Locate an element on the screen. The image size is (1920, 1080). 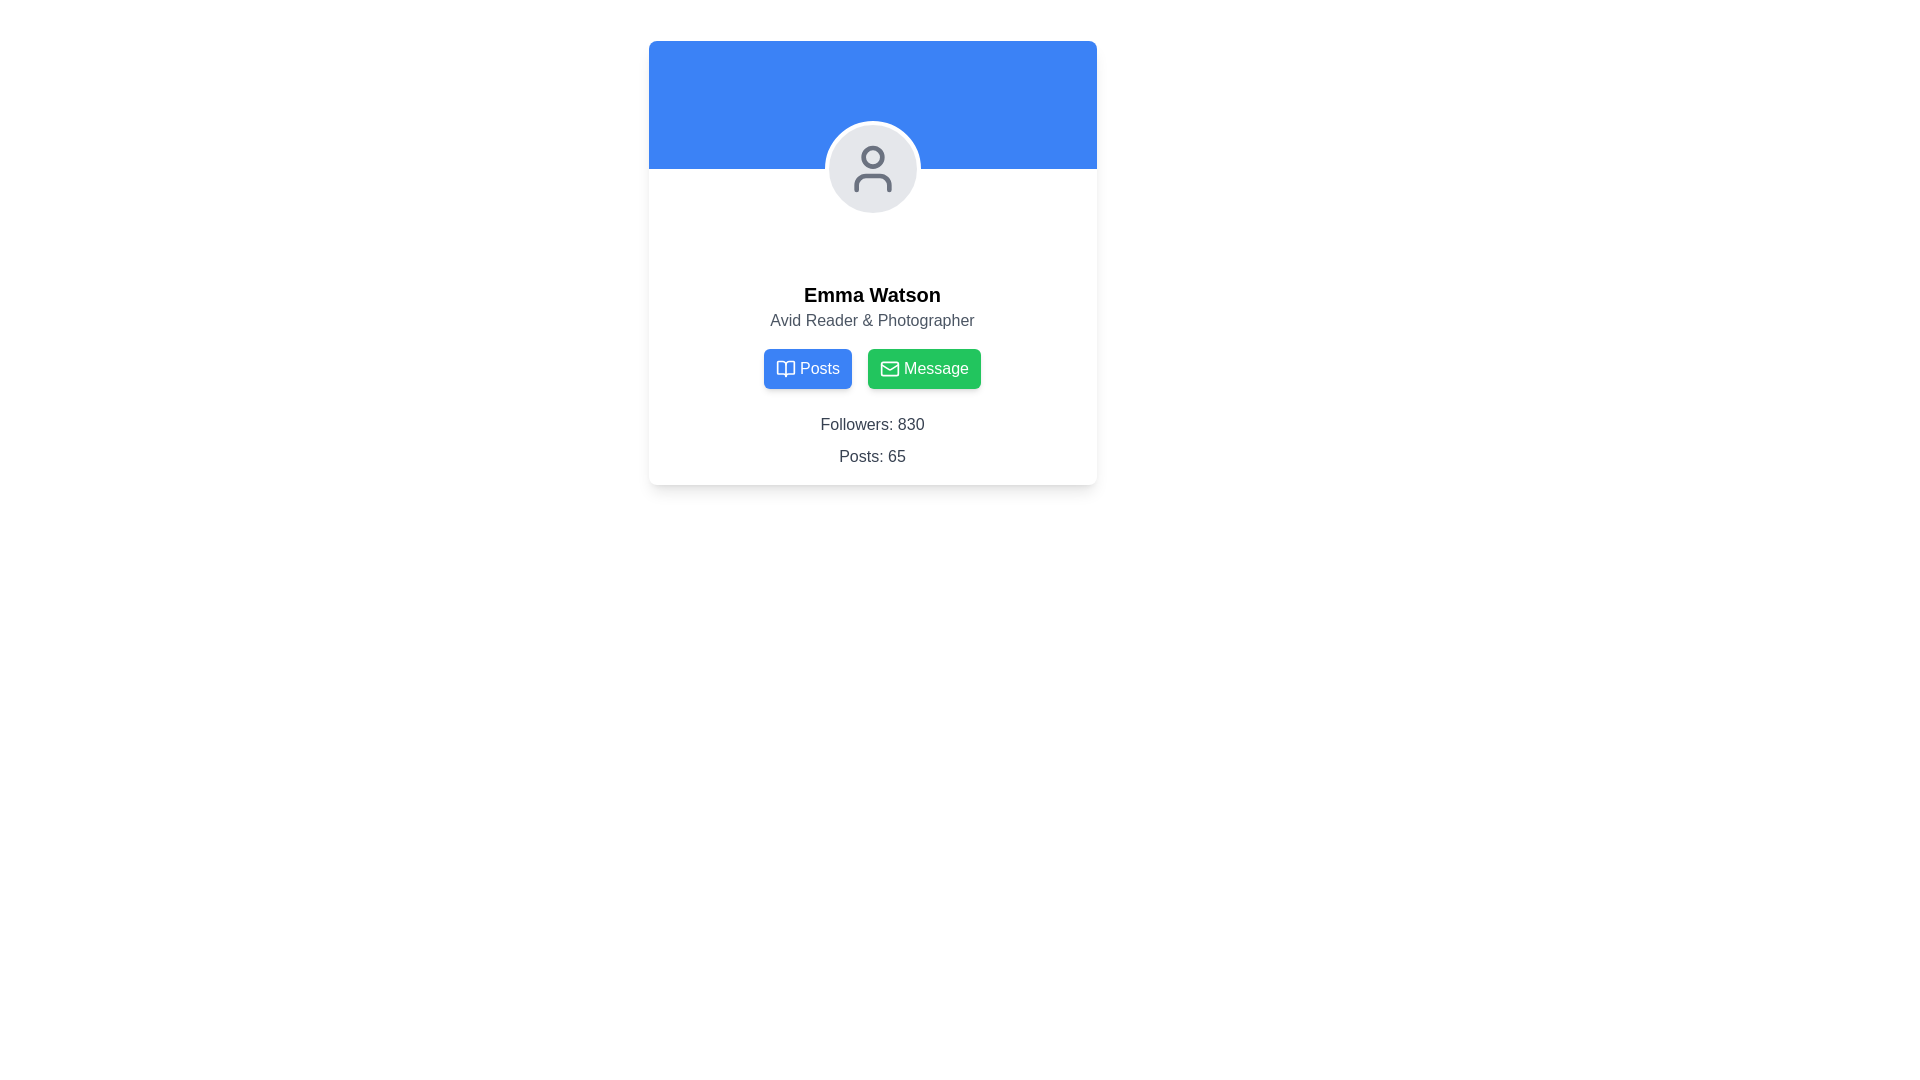
the 'Posts' button text using keyboard navigation is located at coordinates (820, 369).